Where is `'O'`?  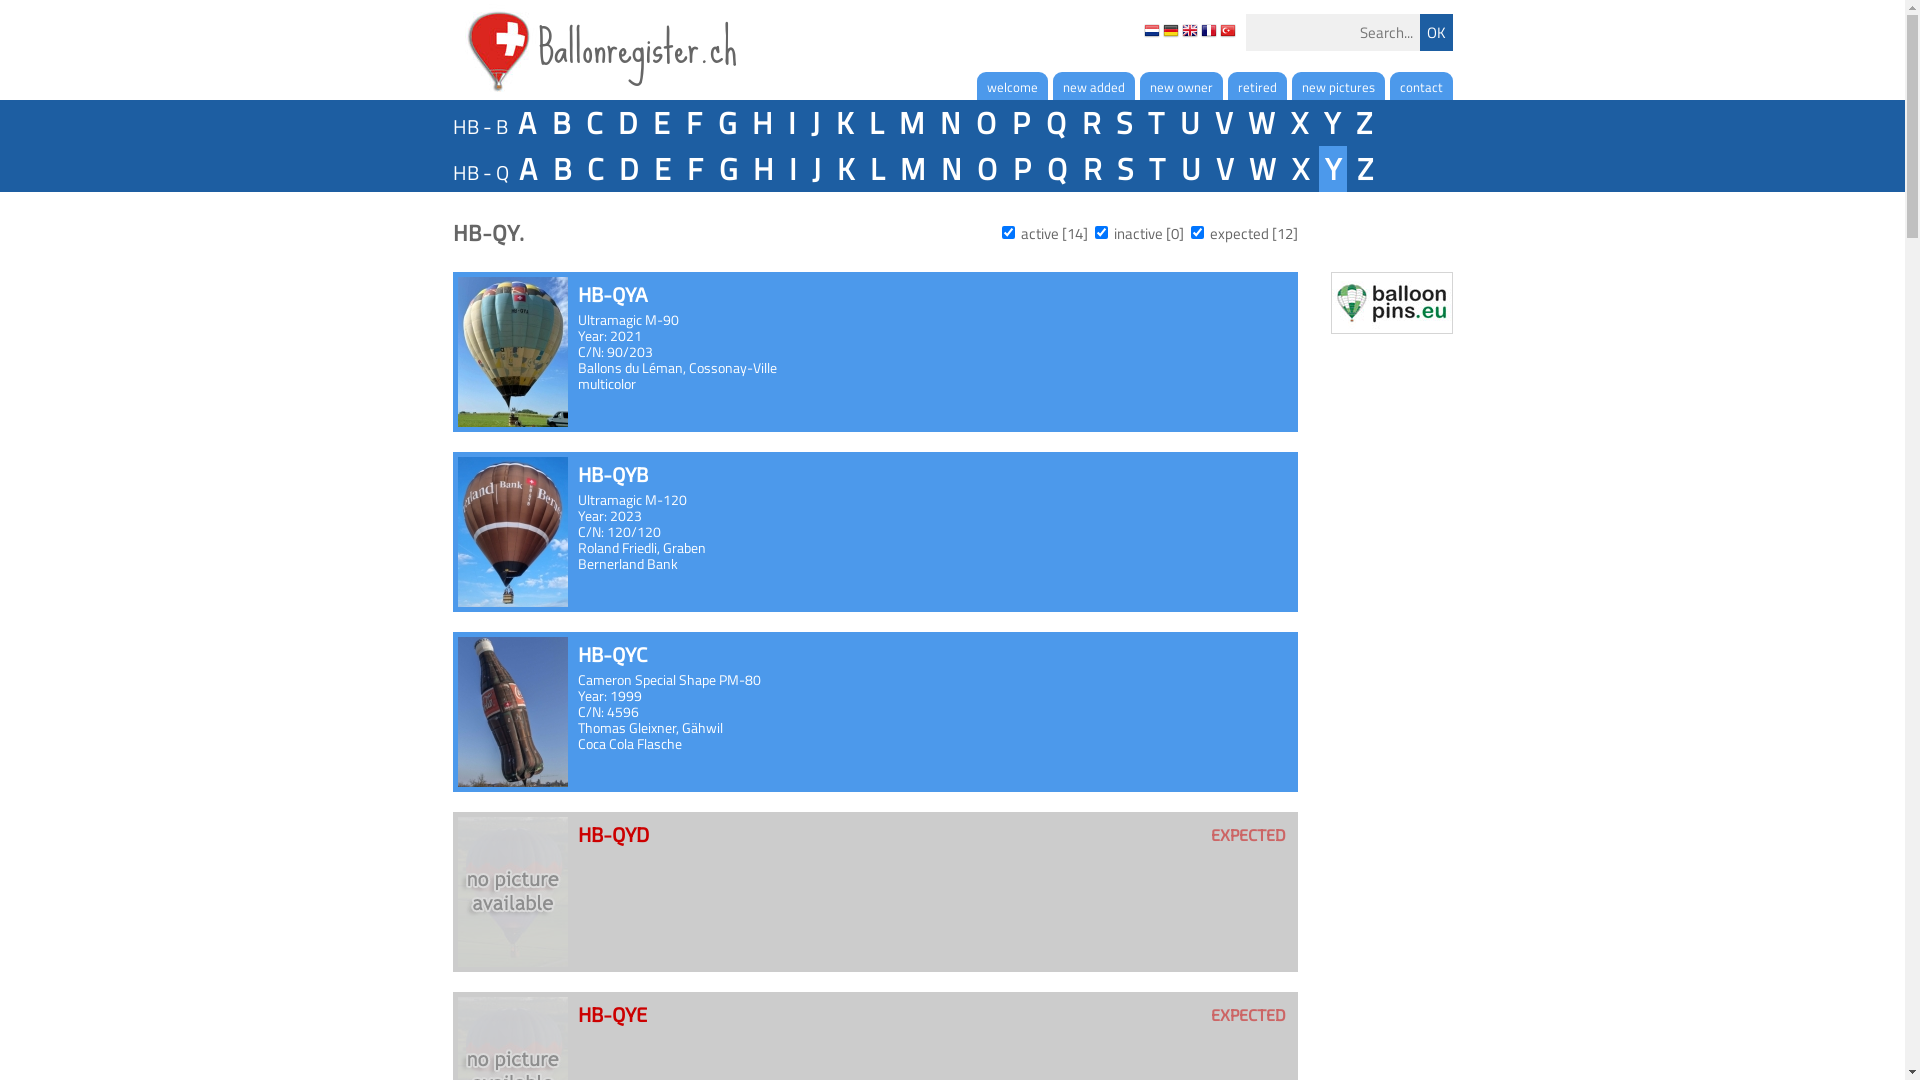
'O' is located at coordinates (985, 168).